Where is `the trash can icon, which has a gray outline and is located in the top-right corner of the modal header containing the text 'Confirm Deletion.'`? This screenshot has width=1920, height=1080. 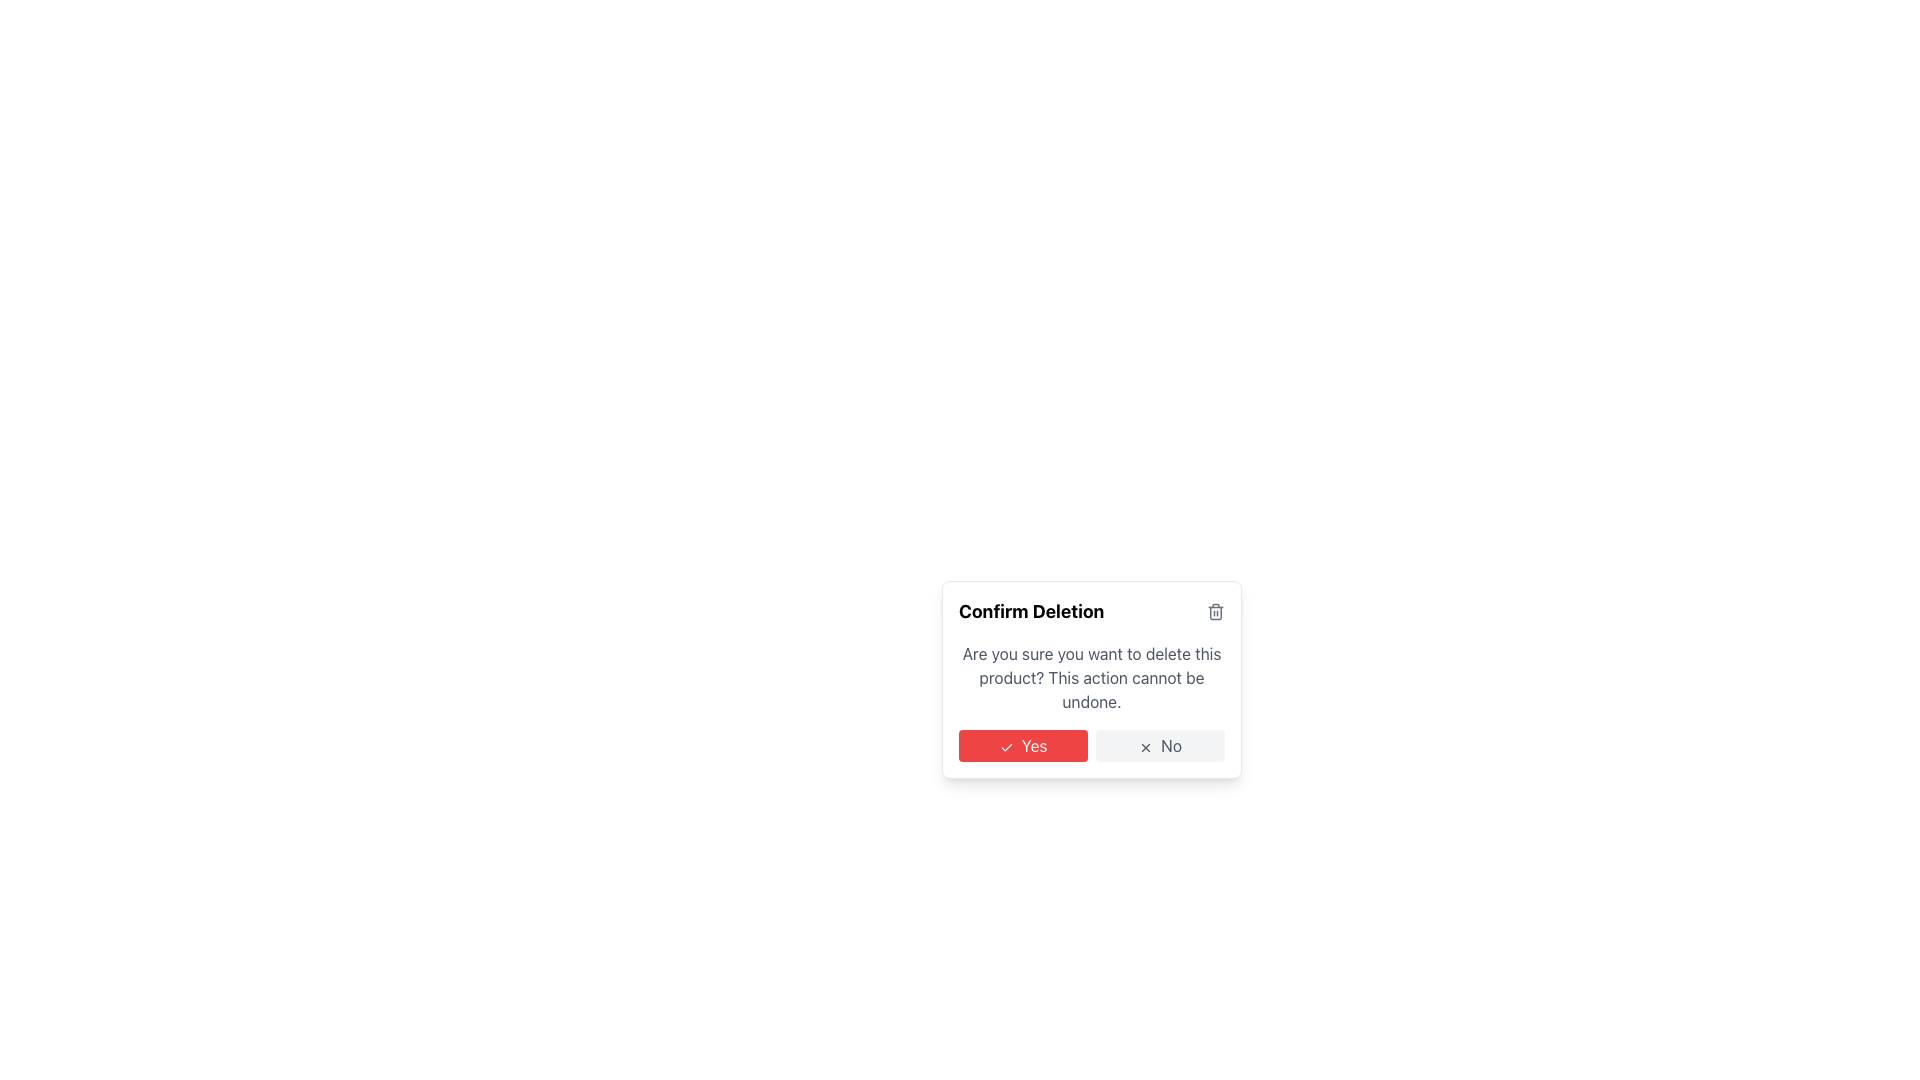 the trash can icon, which has a gray outline and is located in the top-right corner of the modal header containing the text 'Confirm Deletion.' is located at coordinates (1214, 611).